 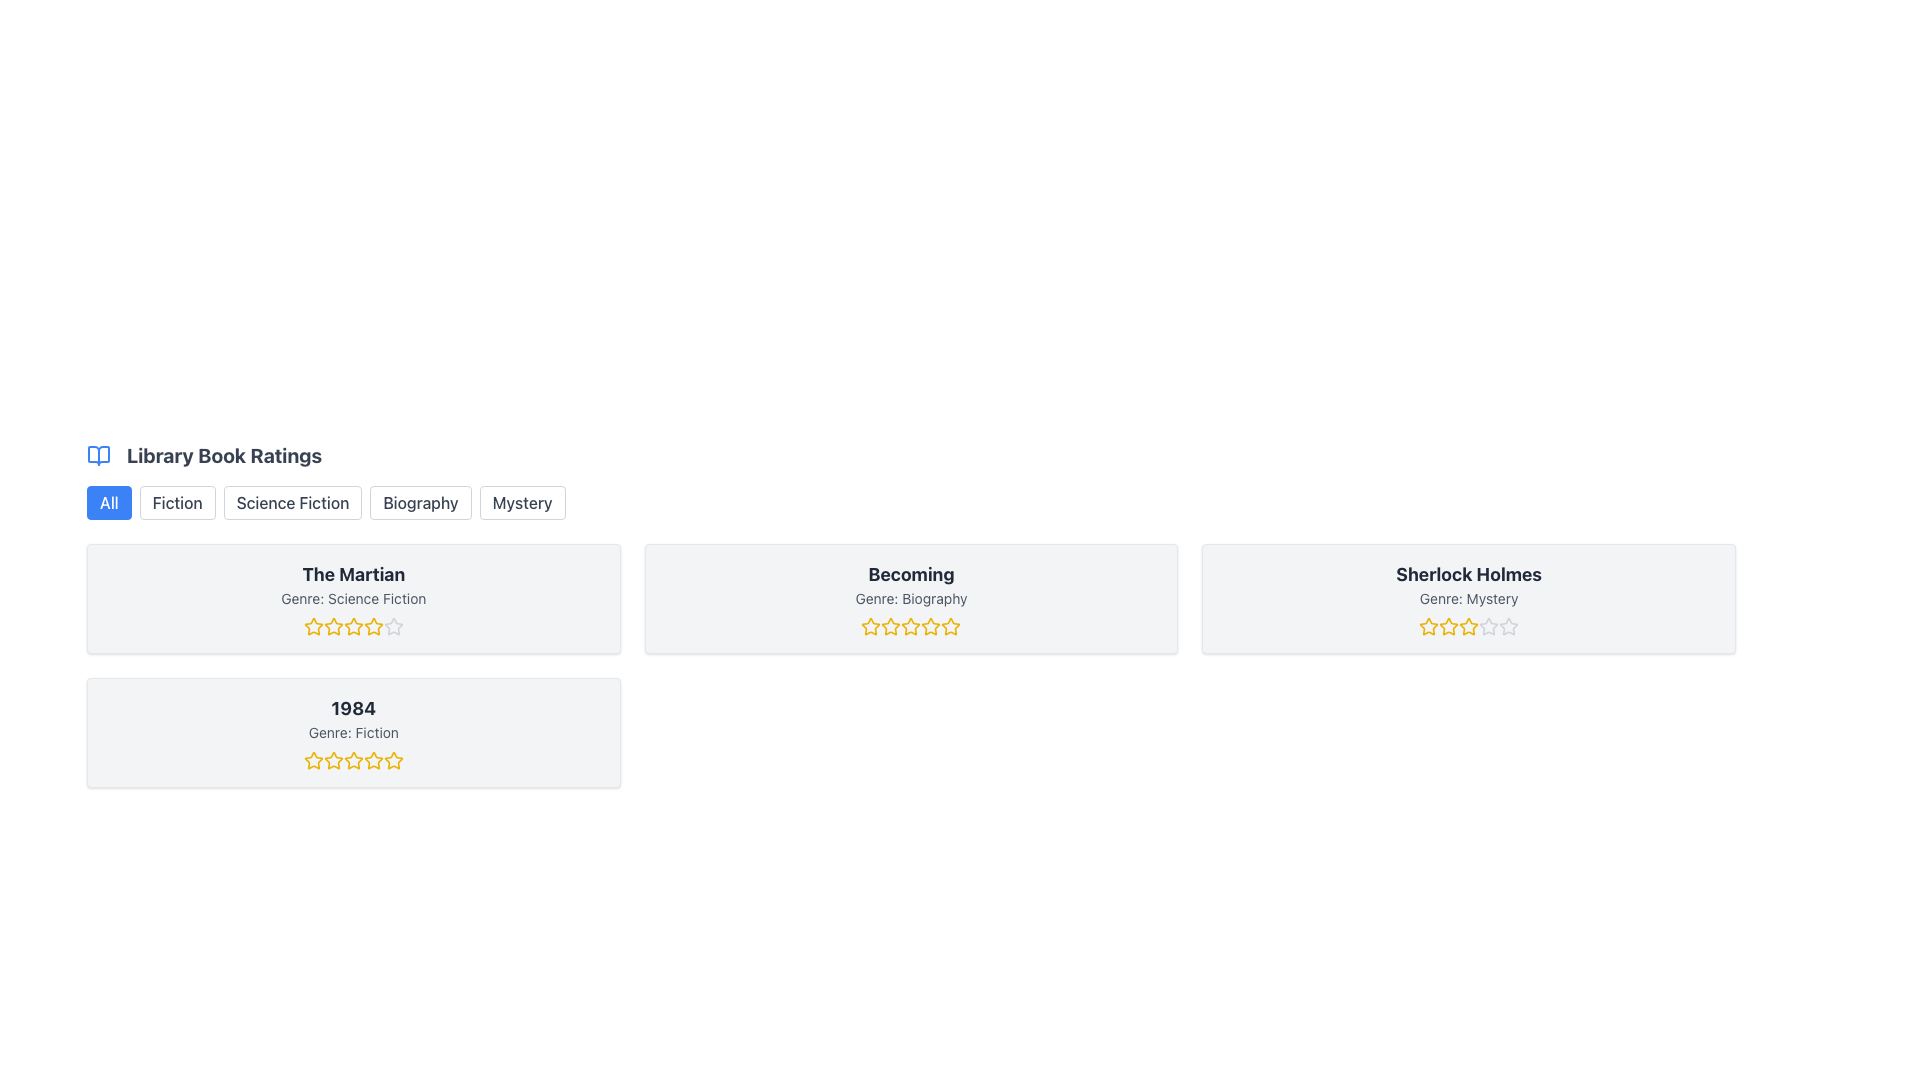 What do you see at coordinates (950, 625) in the screenshot?
I see `the third rating star in the five-star rating system located below the 'Becoming' book card in the Biography section` at bounding box center [950, 625].